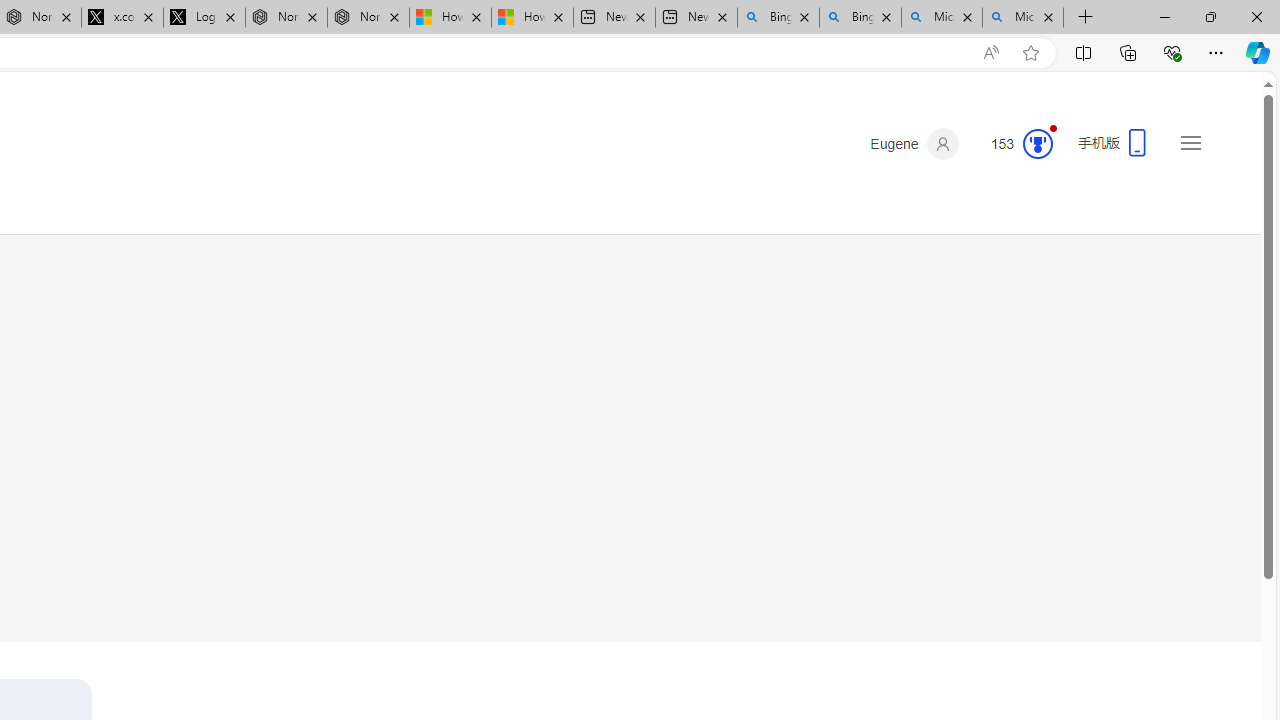  I want to click on 'How to Use a Monitor With Your Closed Laptop', so click(532, 17).